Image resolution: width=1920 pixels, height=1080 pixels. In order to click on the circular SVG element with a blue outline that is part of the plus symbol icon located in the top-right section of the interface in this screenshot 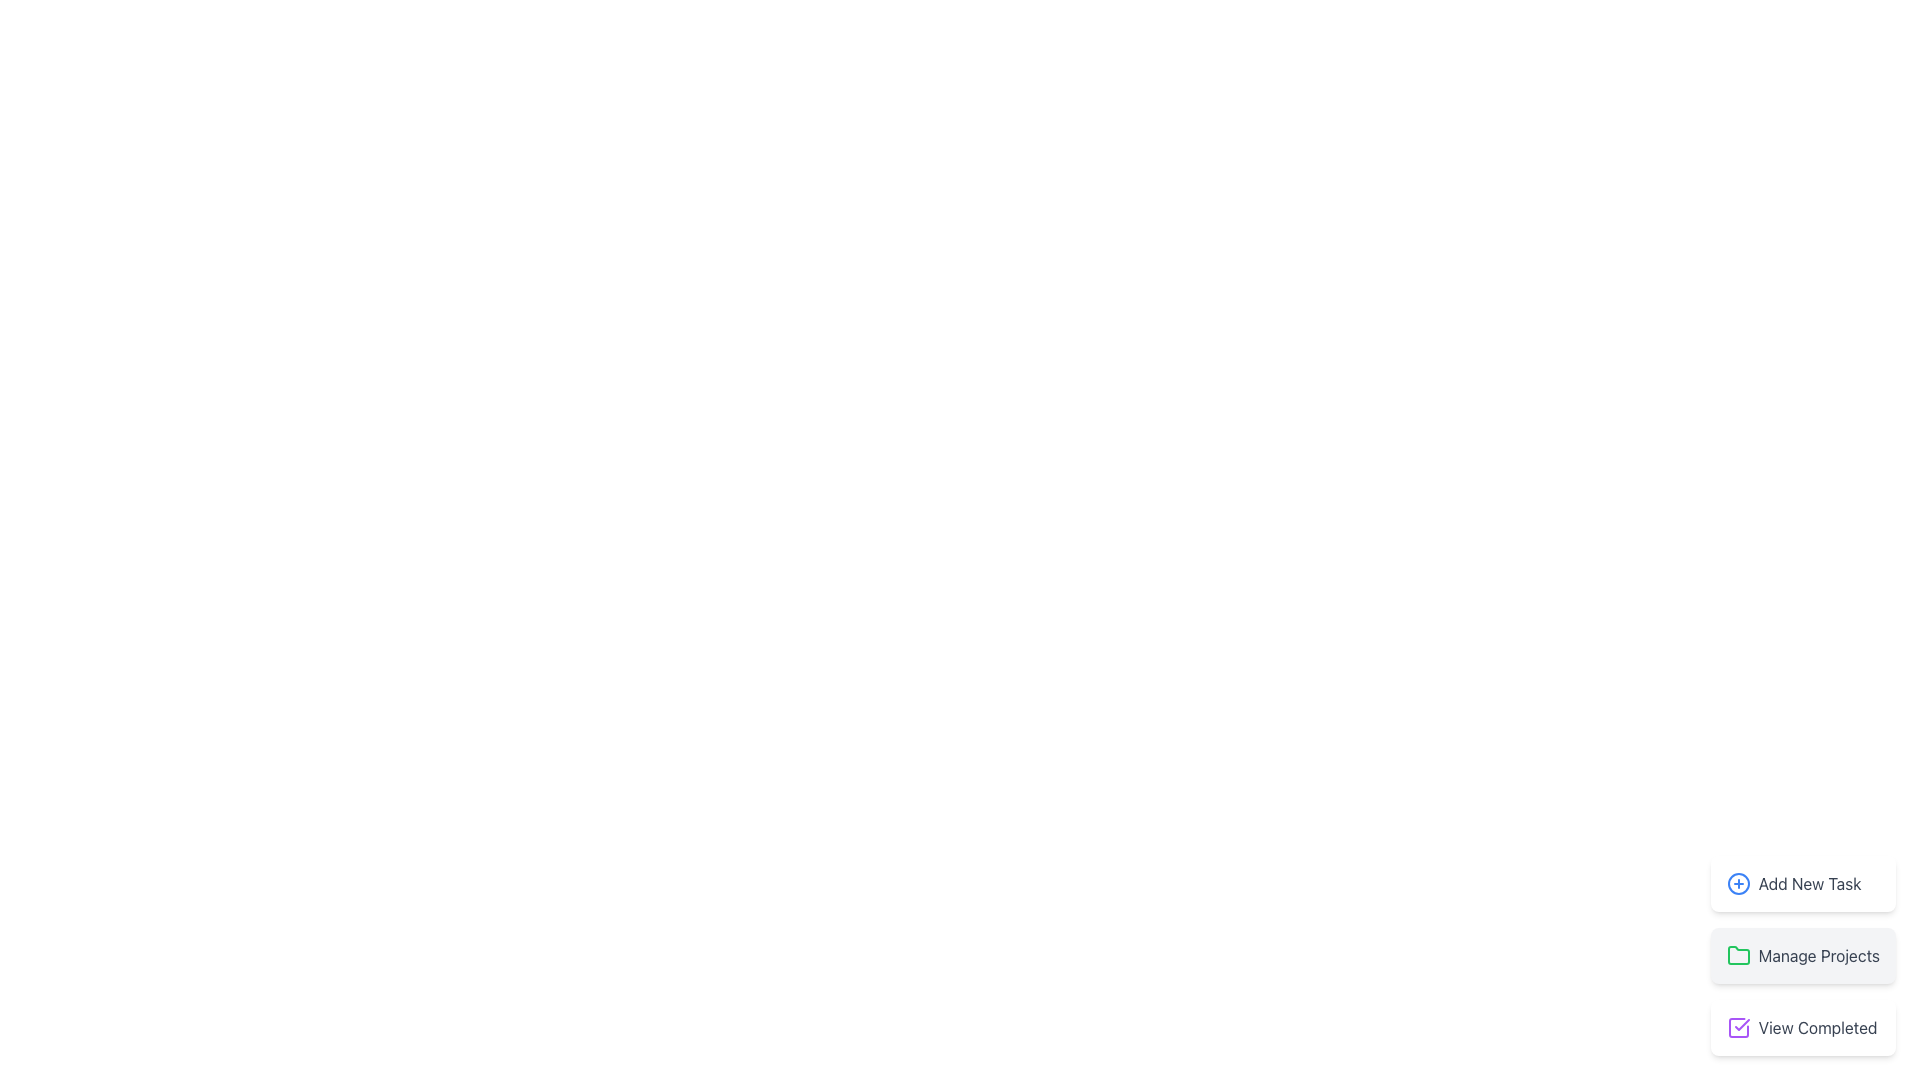, I will do `click(1737, 882)`.